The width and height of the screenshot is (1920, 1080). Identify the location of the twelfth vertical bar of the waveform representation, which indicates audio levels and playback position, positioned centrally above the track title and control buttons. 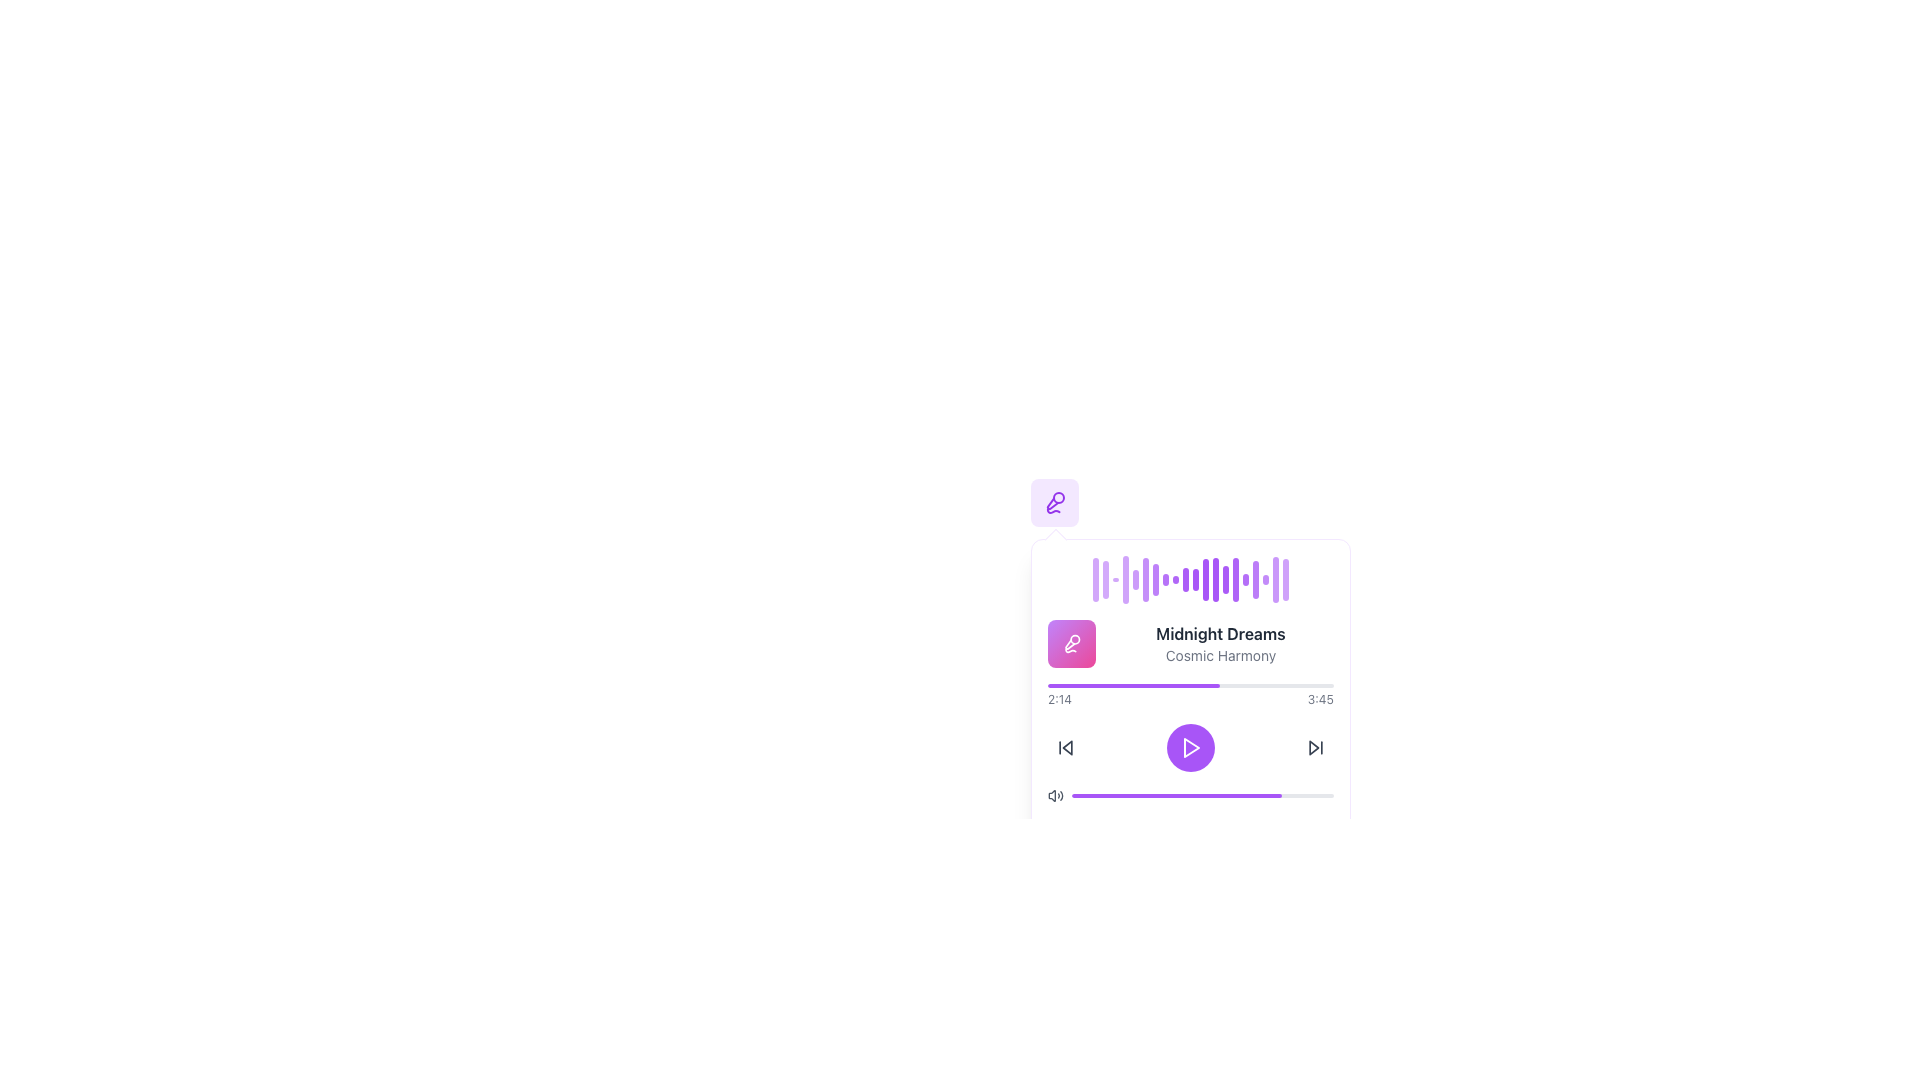
(1214, 579).